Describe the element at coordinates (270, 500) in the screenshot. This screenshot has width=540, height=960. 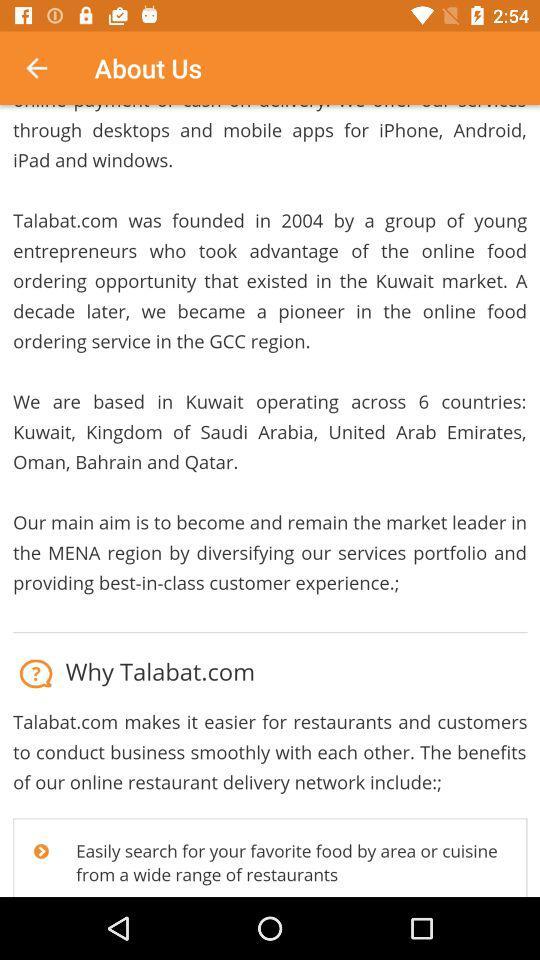
I see `scrollable page` at that location.